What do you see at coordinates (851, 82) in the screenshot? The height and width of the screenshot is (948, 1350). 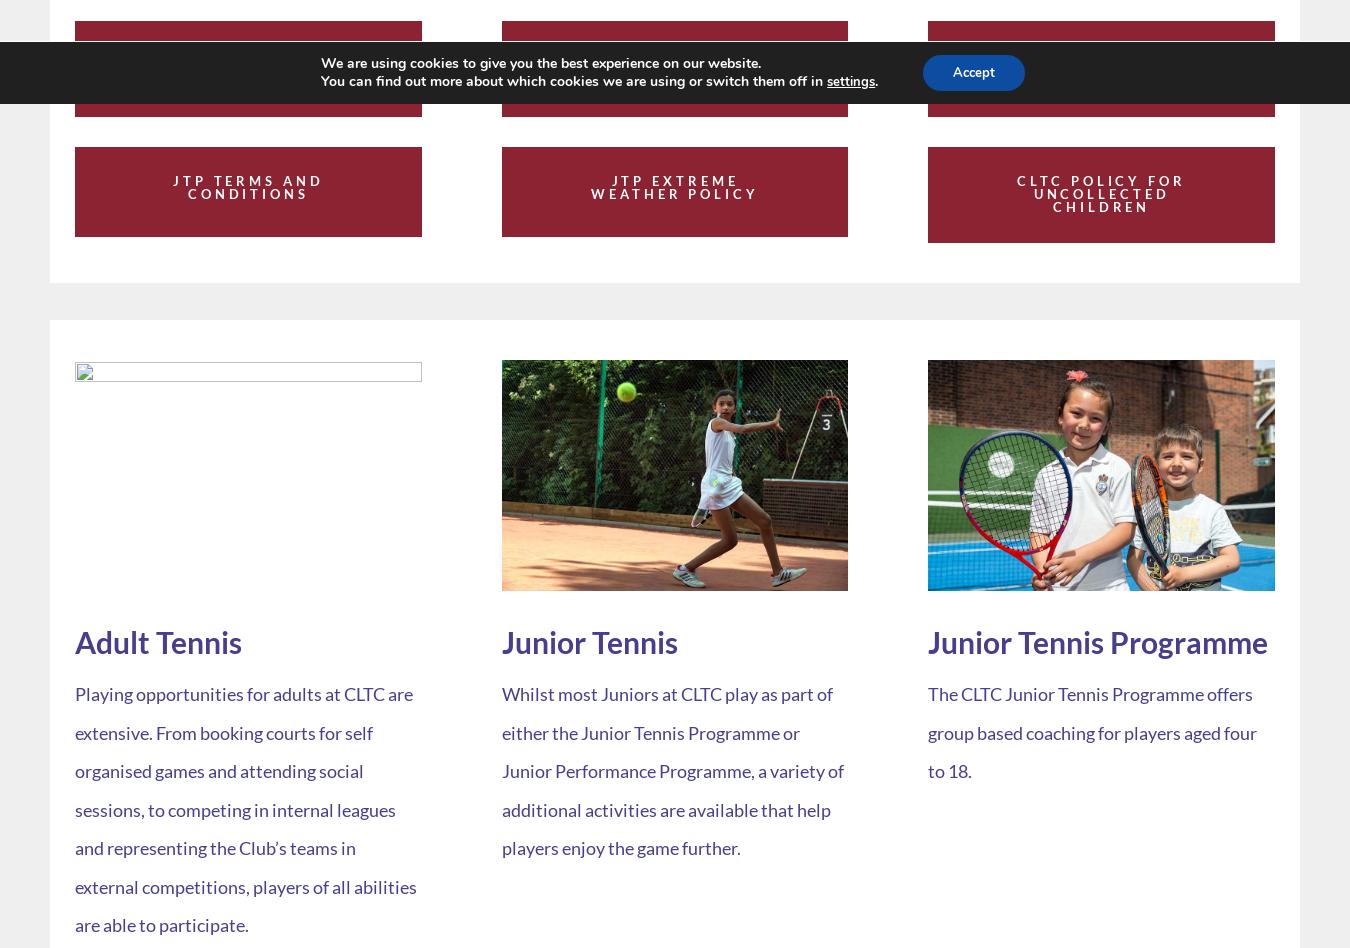 I see `'settings'` at bounding box center [851, 82].